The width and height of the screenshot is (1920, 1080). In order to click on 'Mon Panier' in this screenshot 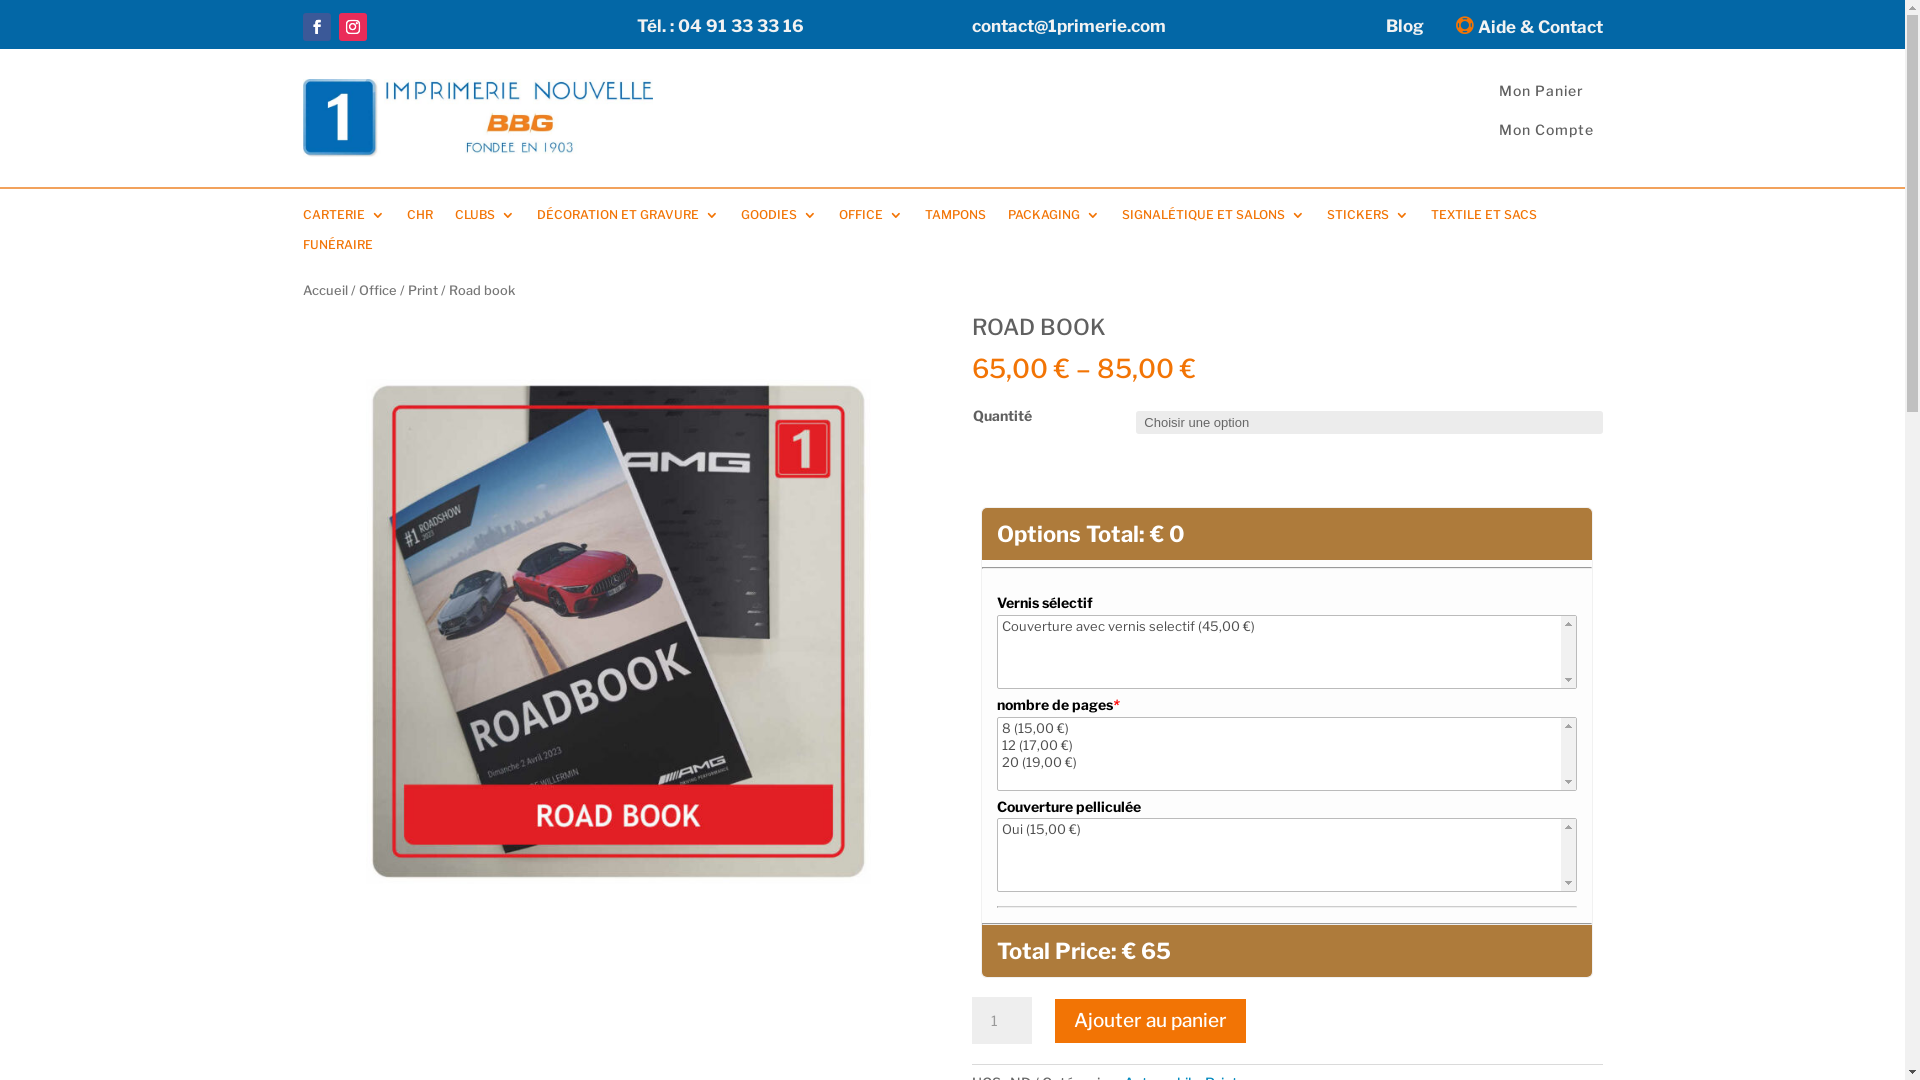, I will do `click(1540, 90)`.